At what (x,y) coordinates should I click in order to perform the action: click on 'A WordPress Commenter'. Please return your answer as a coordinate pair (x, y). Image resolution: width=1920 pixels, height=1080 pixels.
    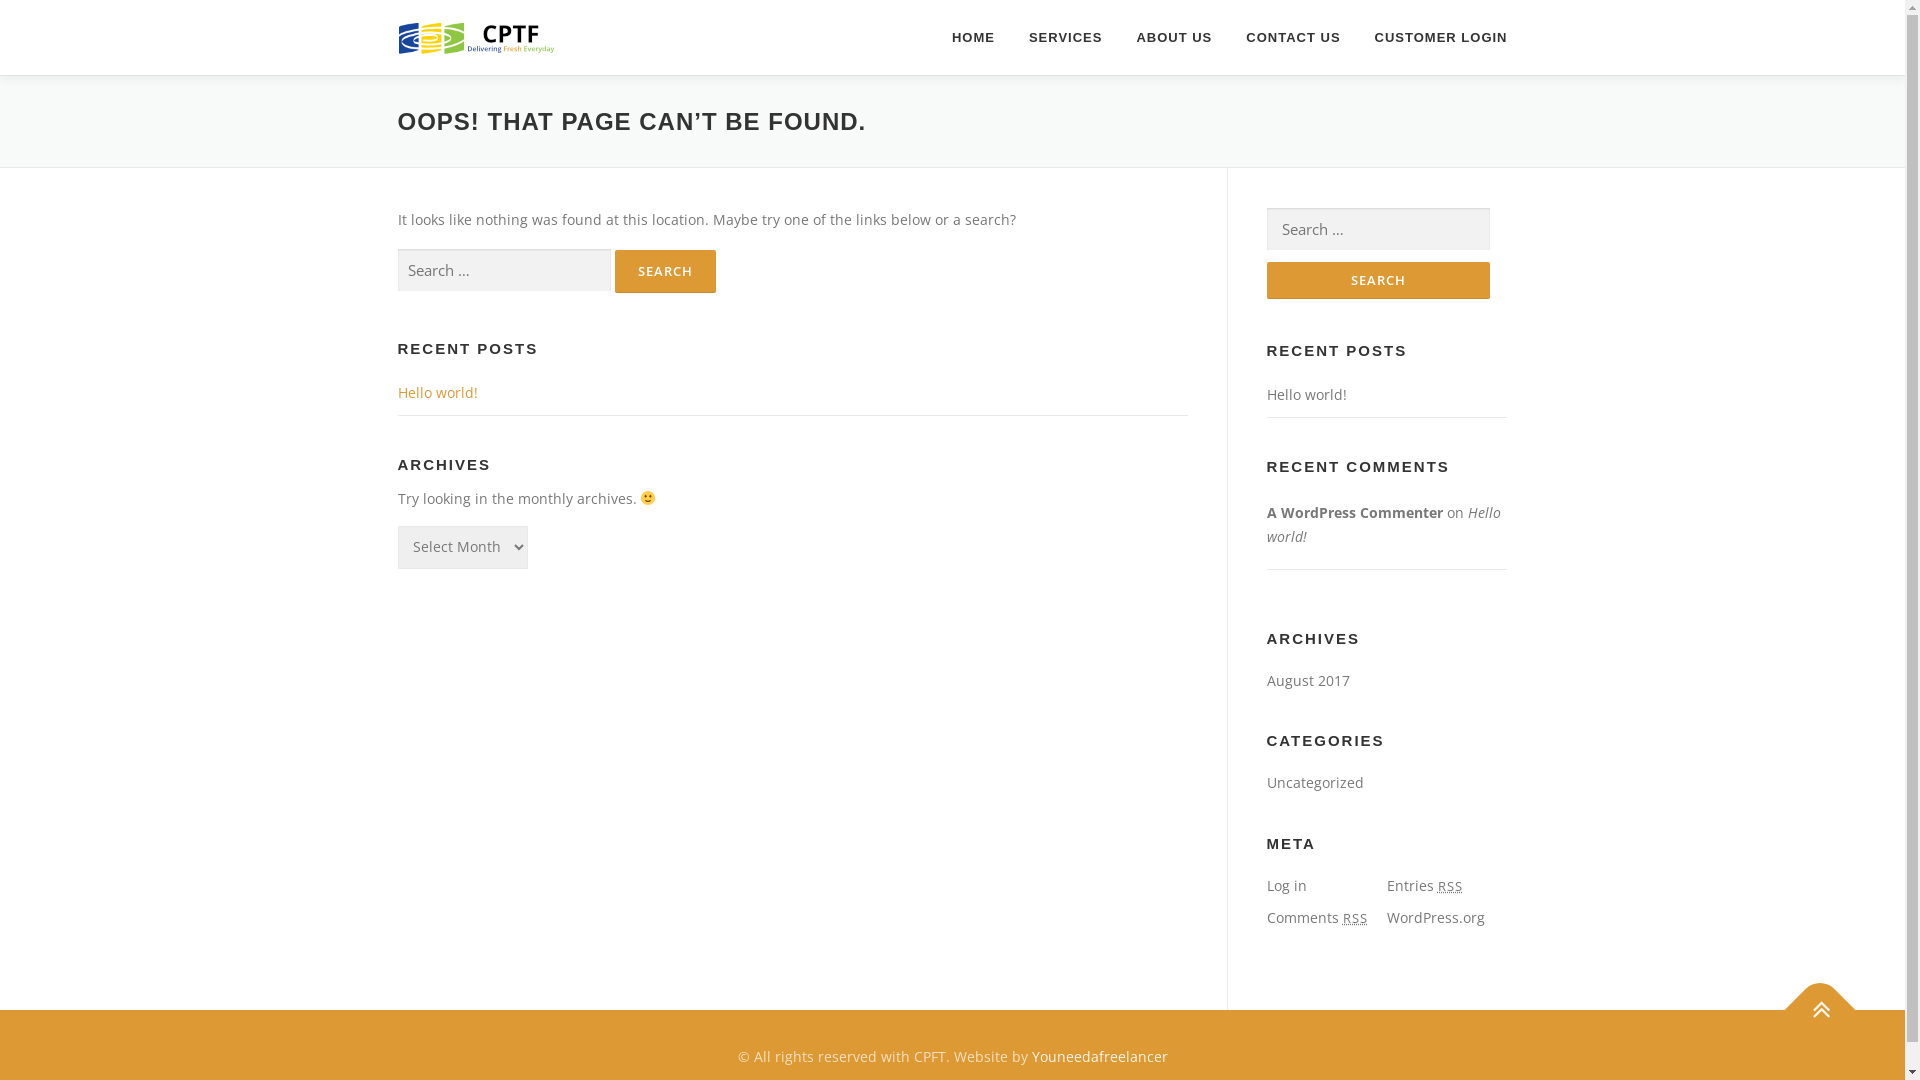
    Looking at the image, I should click on (1353, 511).